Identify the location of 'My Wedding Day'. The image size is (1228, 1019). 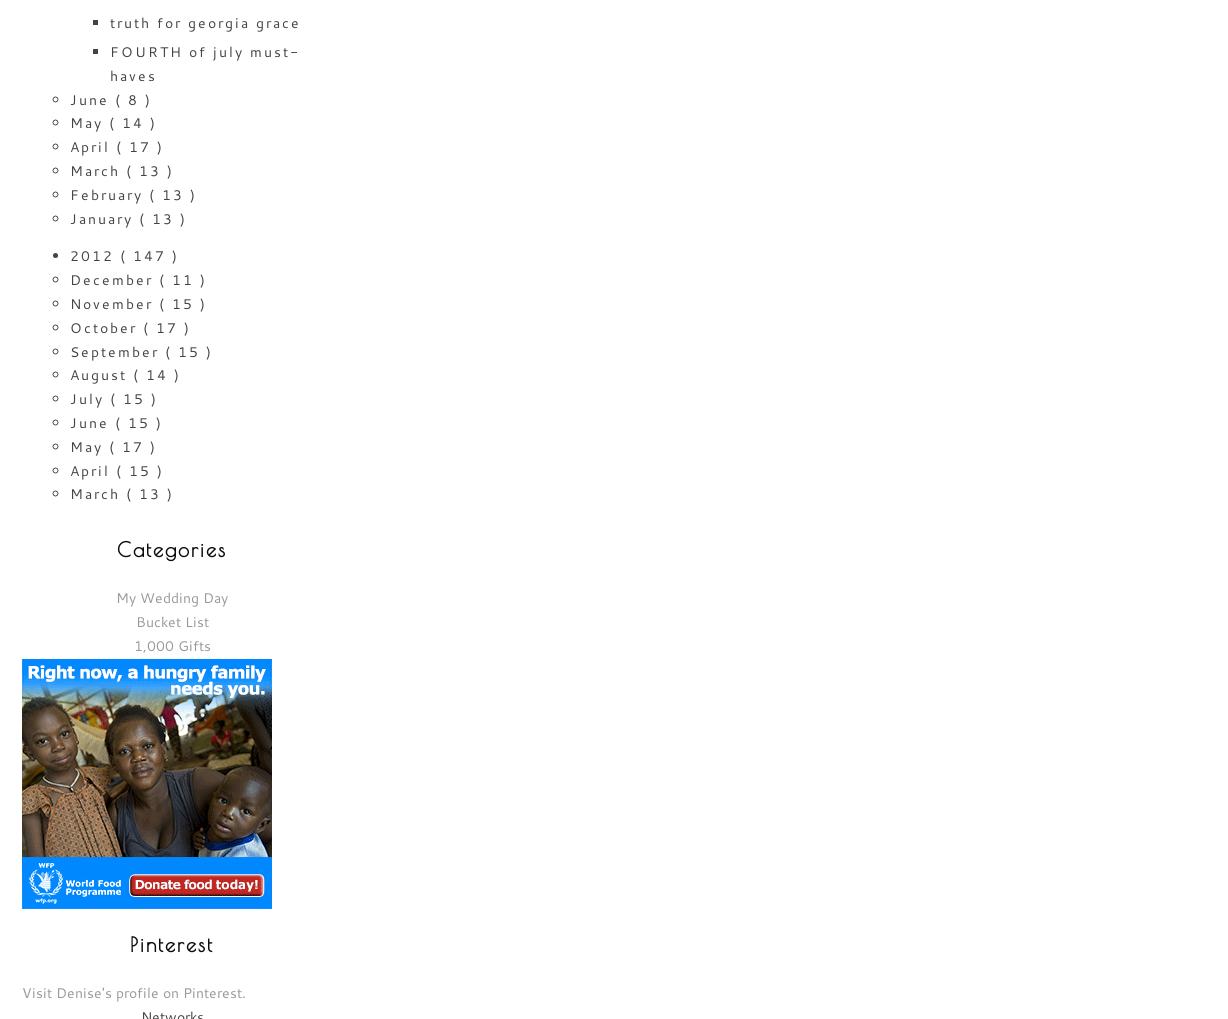
(171, 596).